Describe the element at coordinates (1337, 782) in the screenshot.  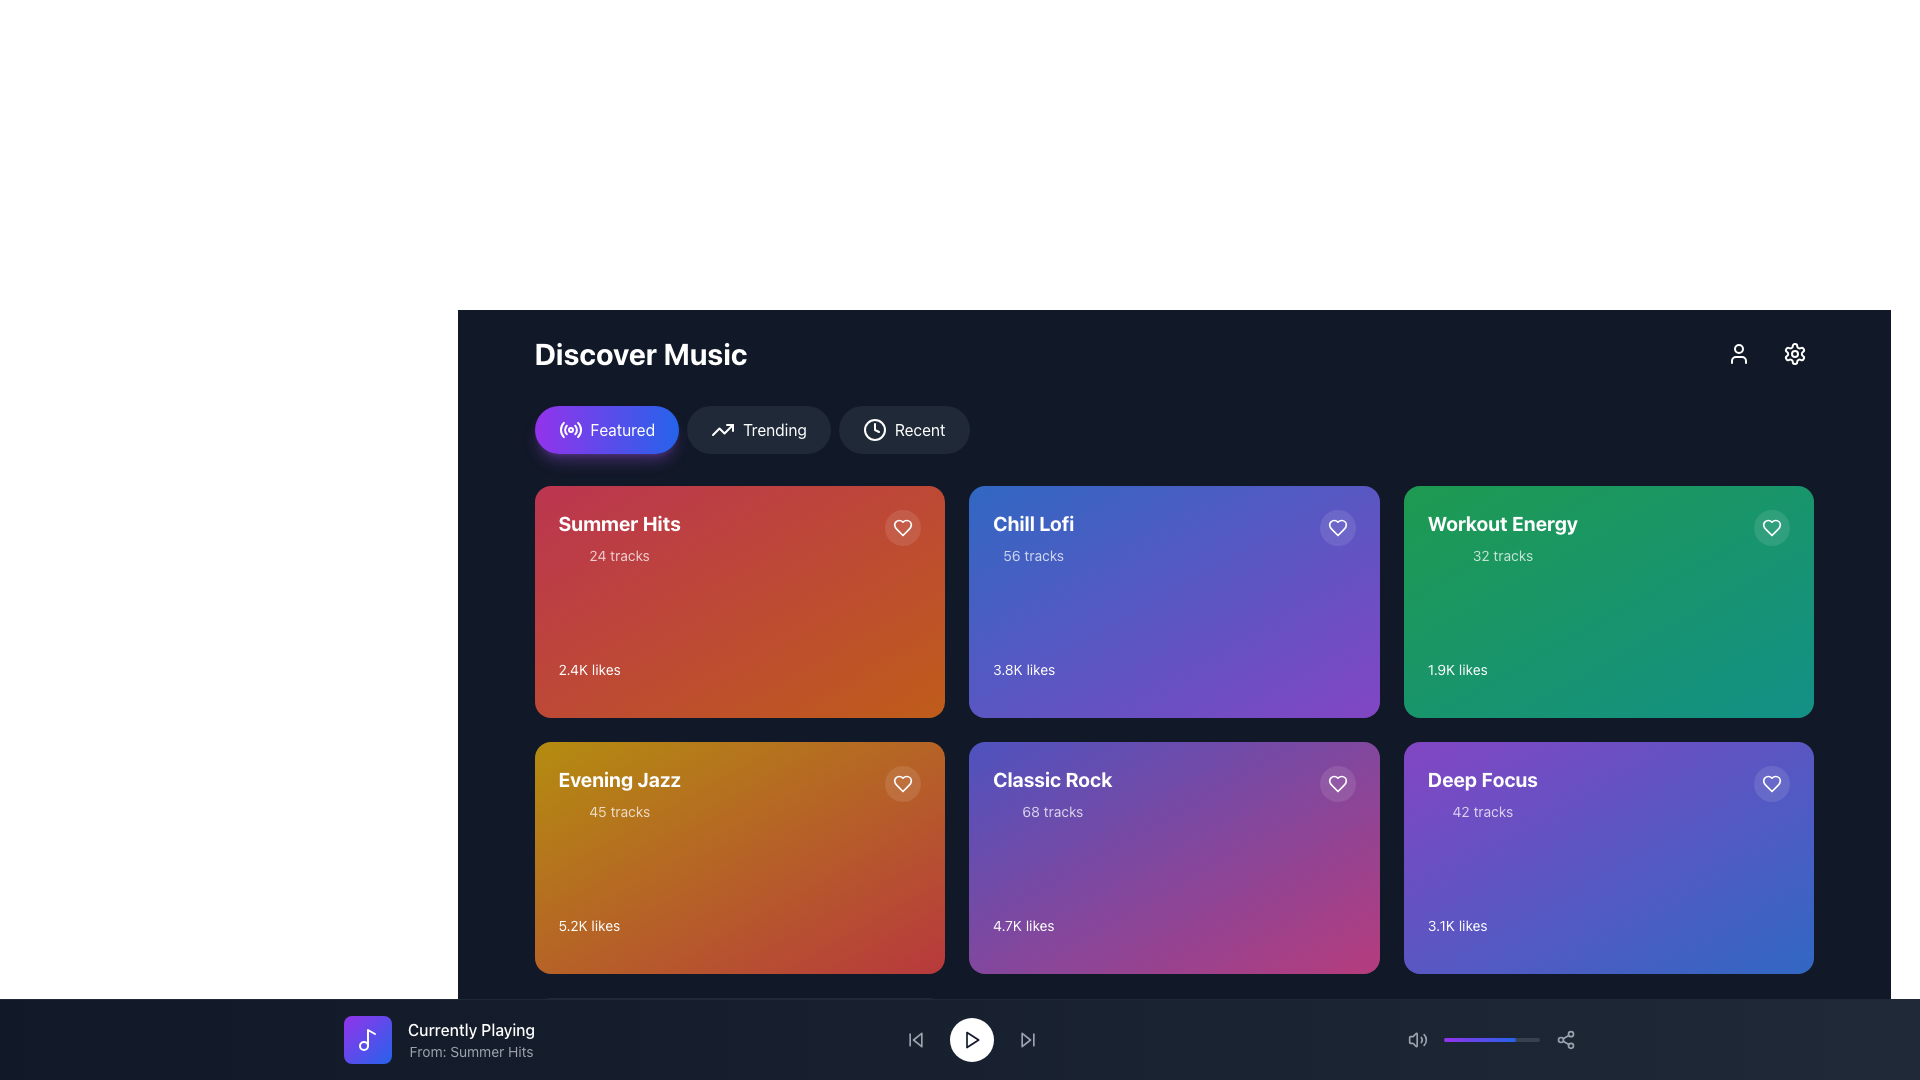
I see `the circular heart-shaped button located at the top-right corner of the 'Classic Rock' card` at that location.